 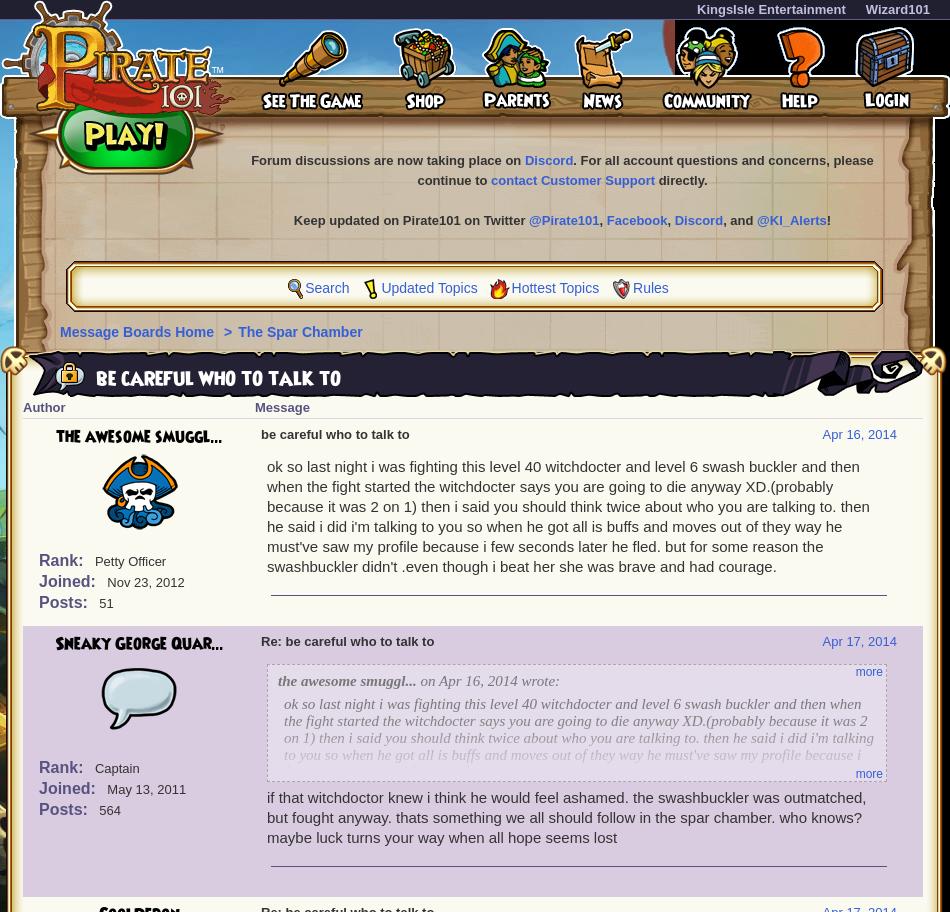 What do you see at coordinates (896, 9) in the screenshot?
I see `'Wizard101'` at bounding box center [896, 9].